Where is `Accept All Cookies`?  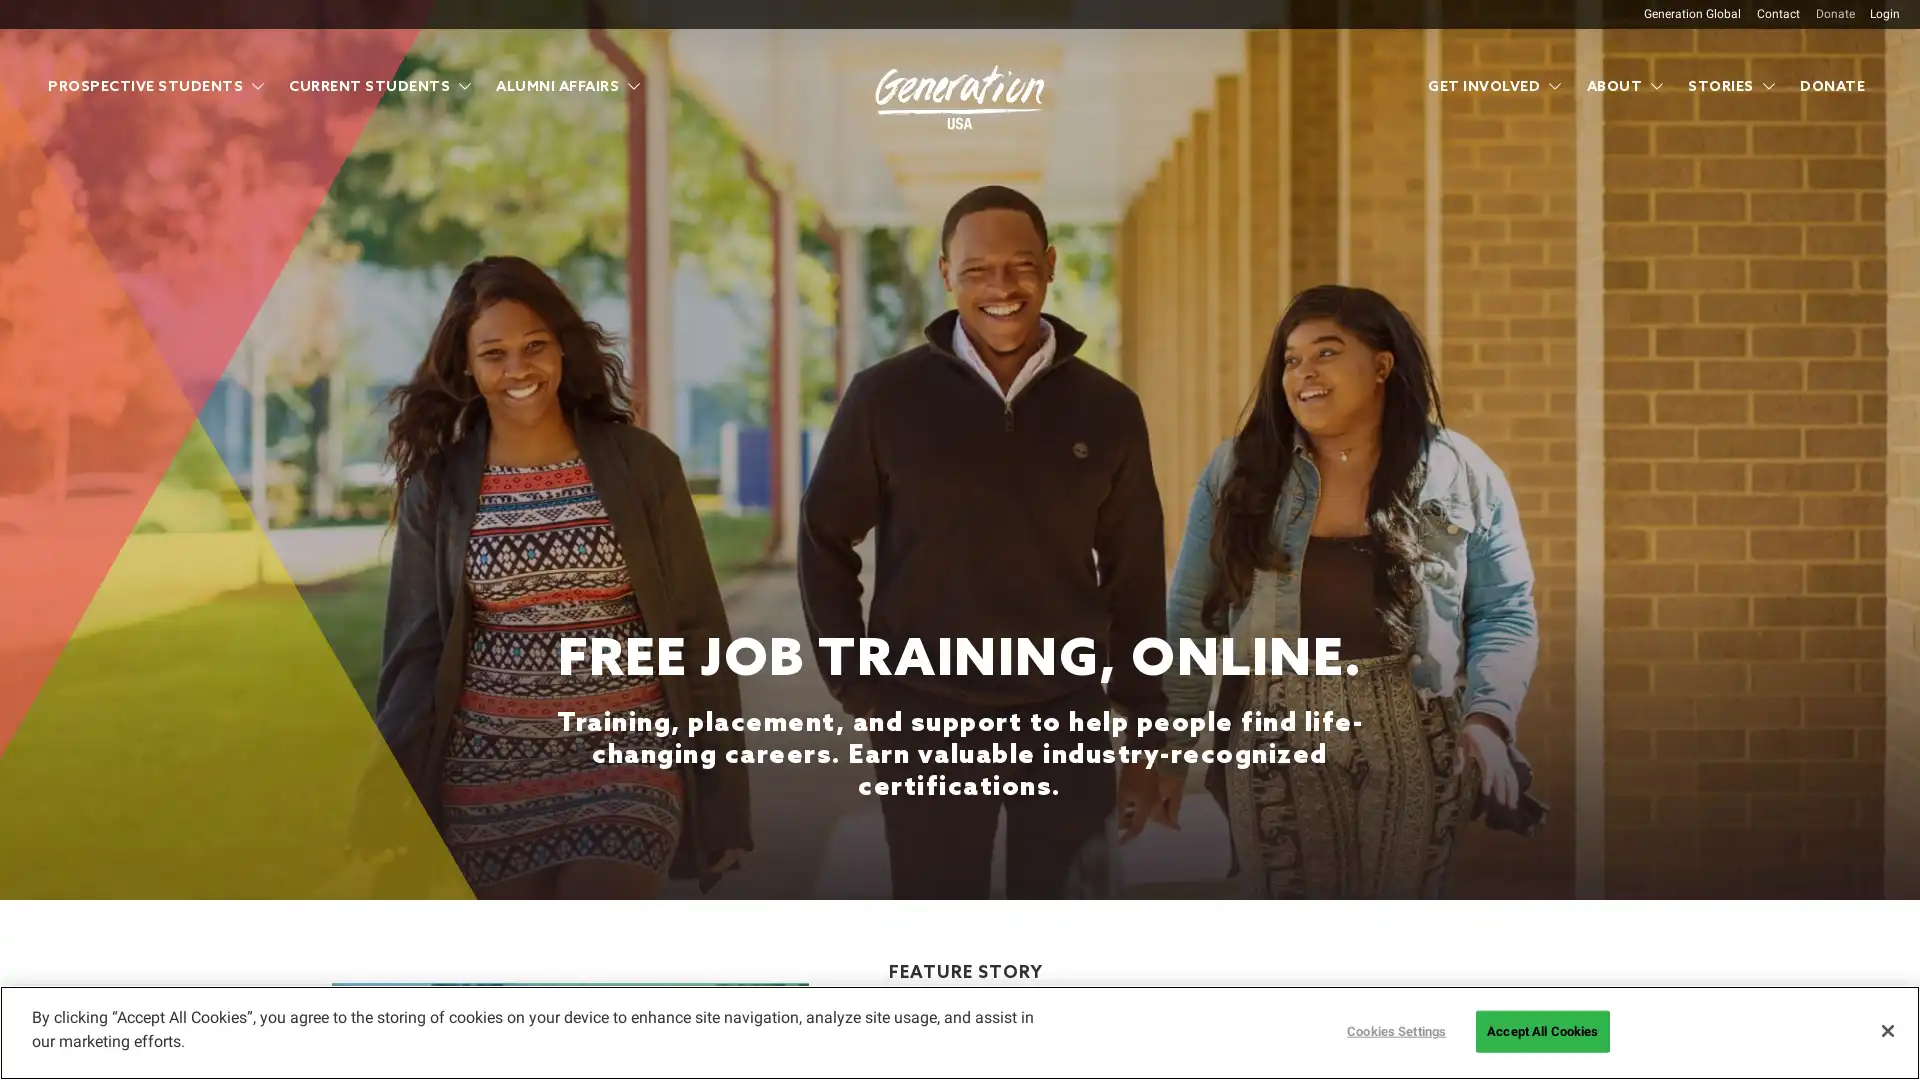
Accept All Cookies is located at coordinates (1541, 1030).